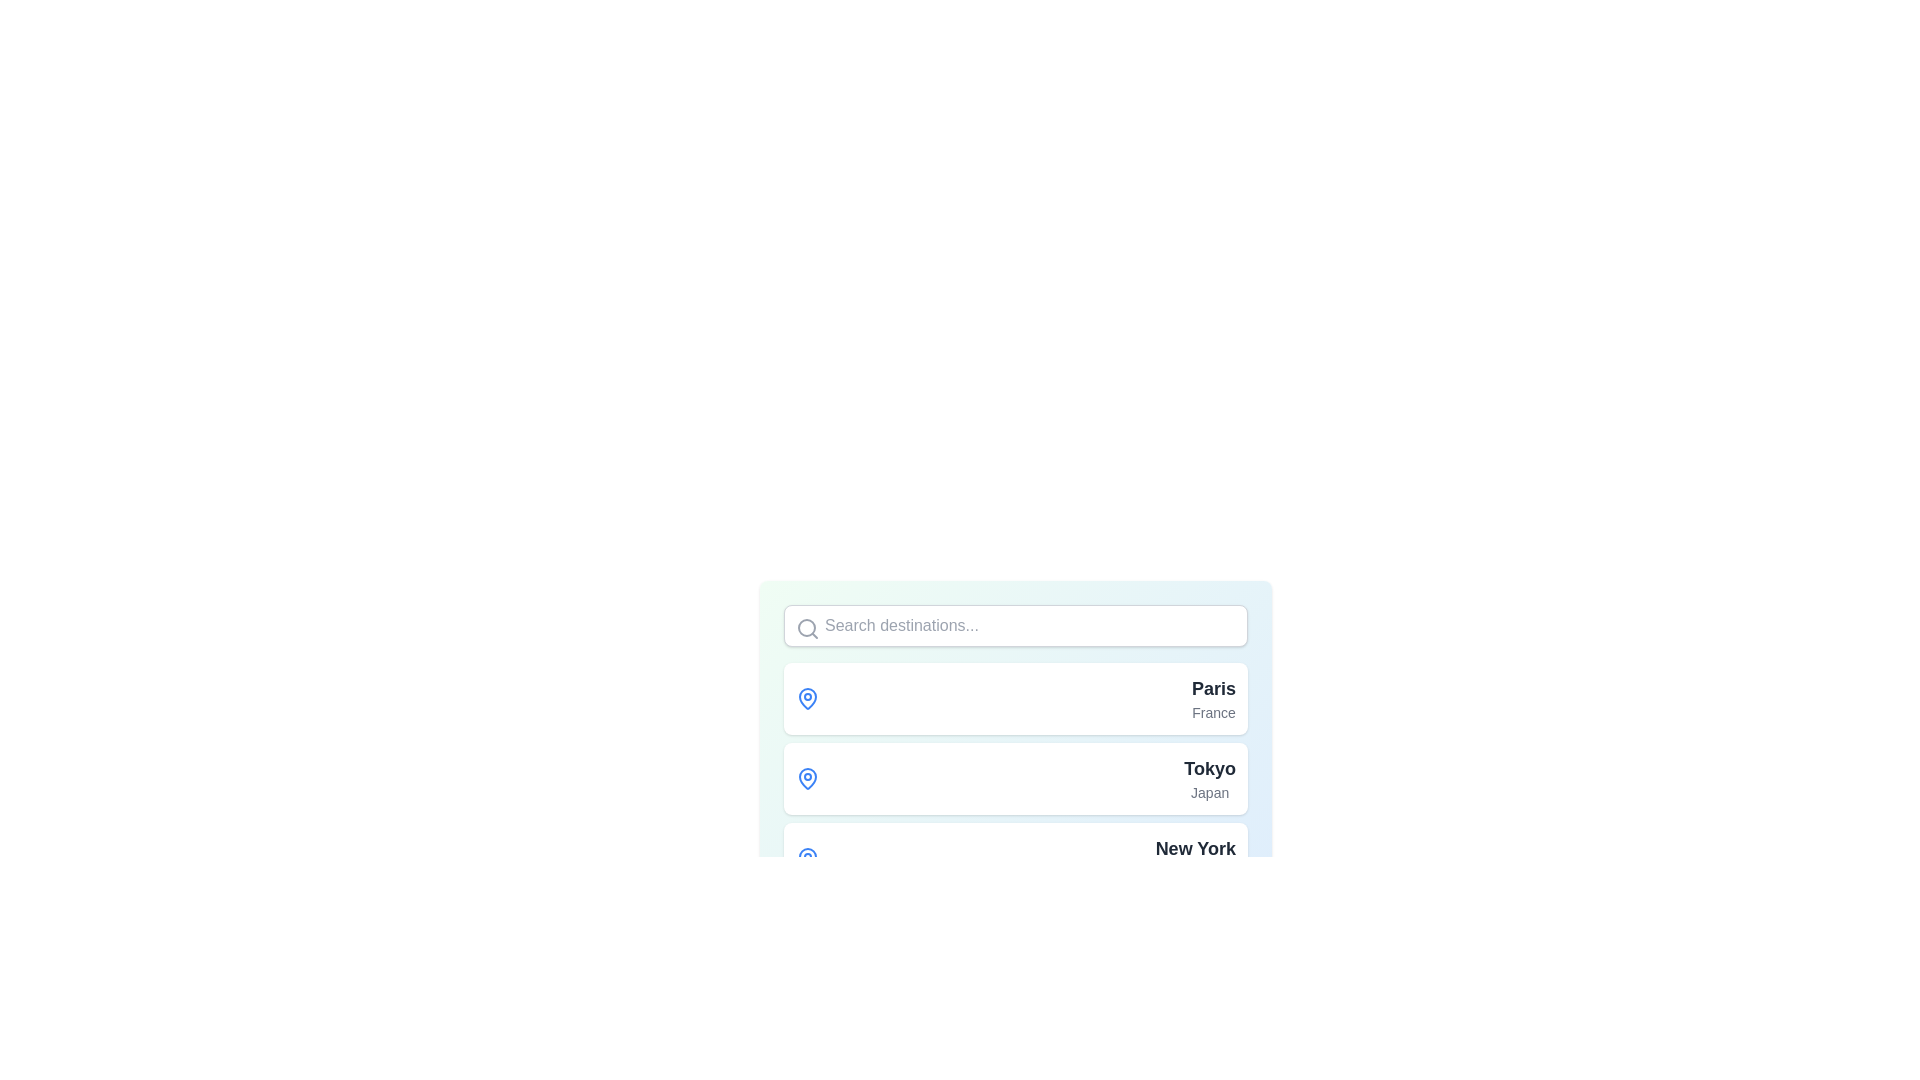  I want to click on the selectable list item representing a destination card located in the second position, which is below 'Paris, France' and above 'New York, USA', so click(1016, 778).